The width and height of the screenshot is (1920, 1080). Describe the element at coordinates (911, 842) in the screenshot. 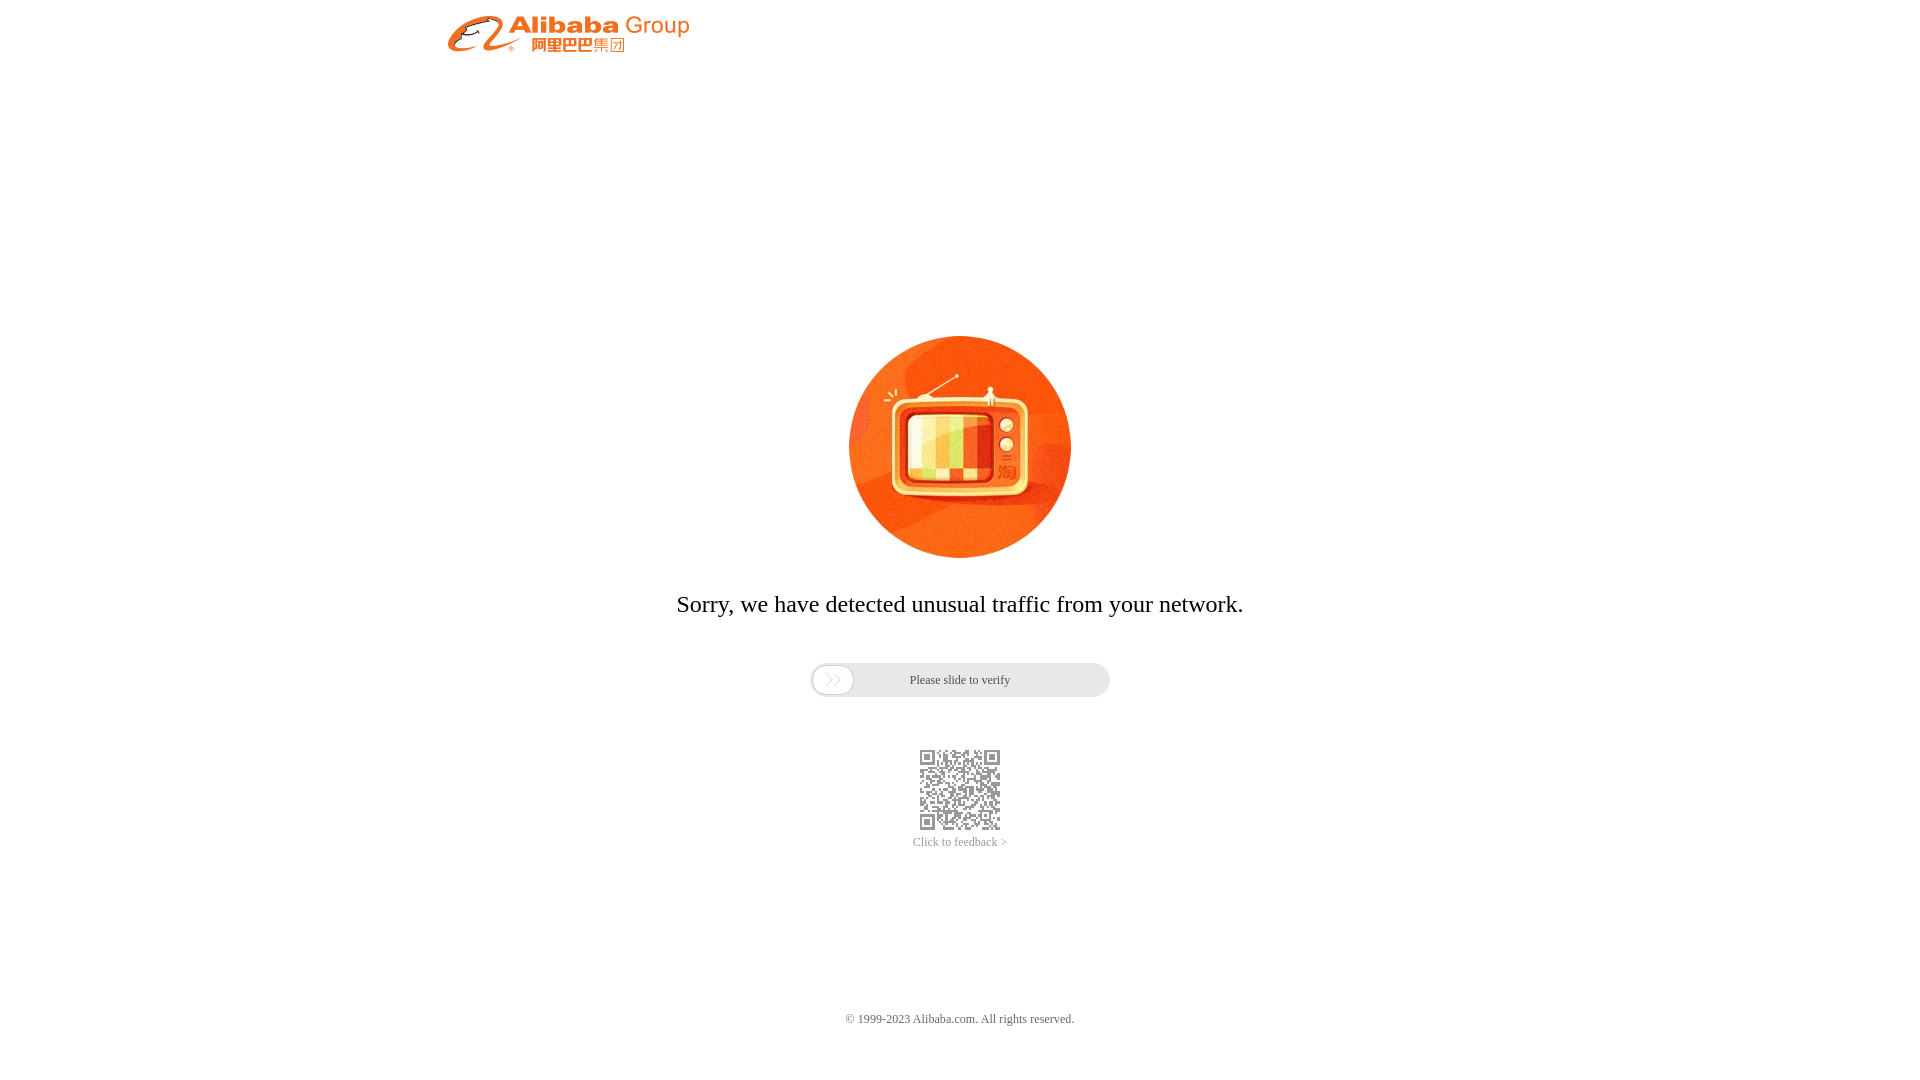

I see `'Click to feedback >'` at that location.